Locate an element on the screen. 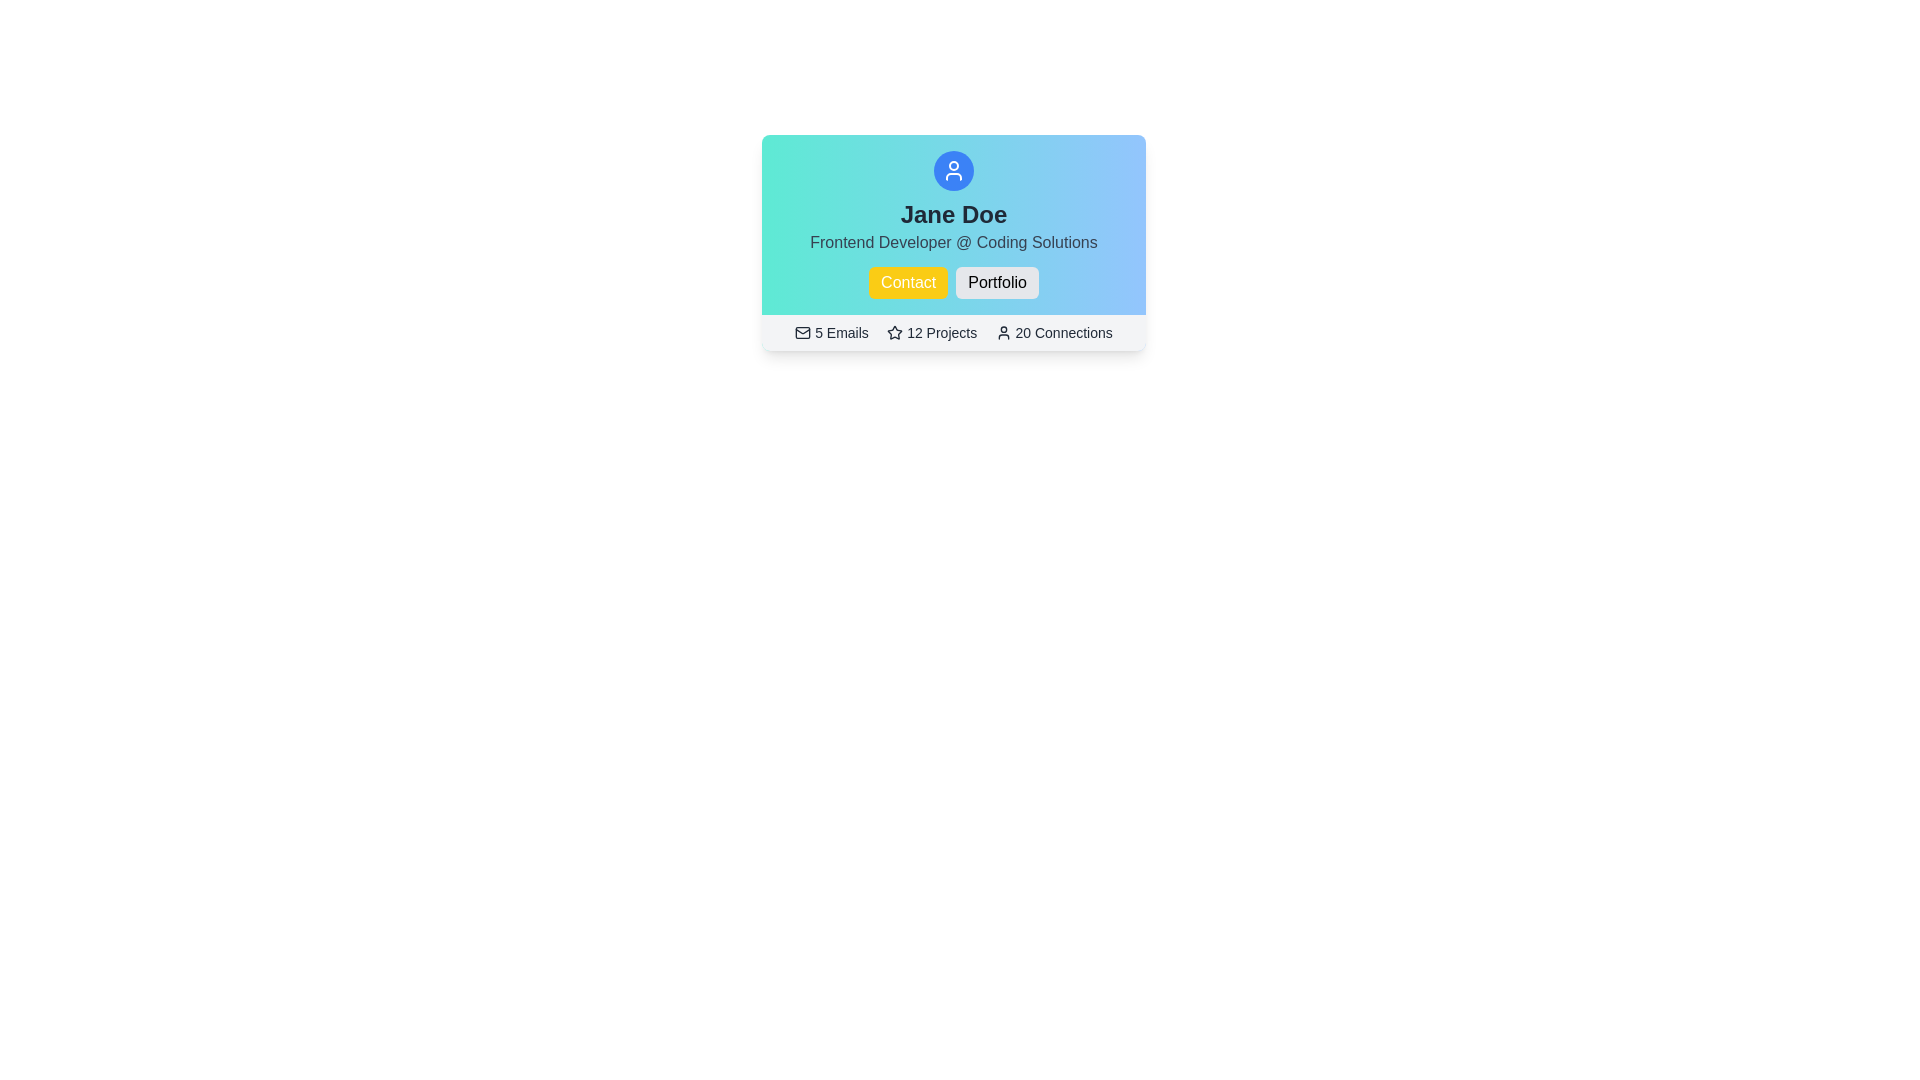 The image size is (1920, 1080). the 'Projects' icon in the lower row of the main card interface, which is the second element in a group that includes an email icon and a person icon, to gather visual information about its representation of project achievements is located at coordinates (894, 331).